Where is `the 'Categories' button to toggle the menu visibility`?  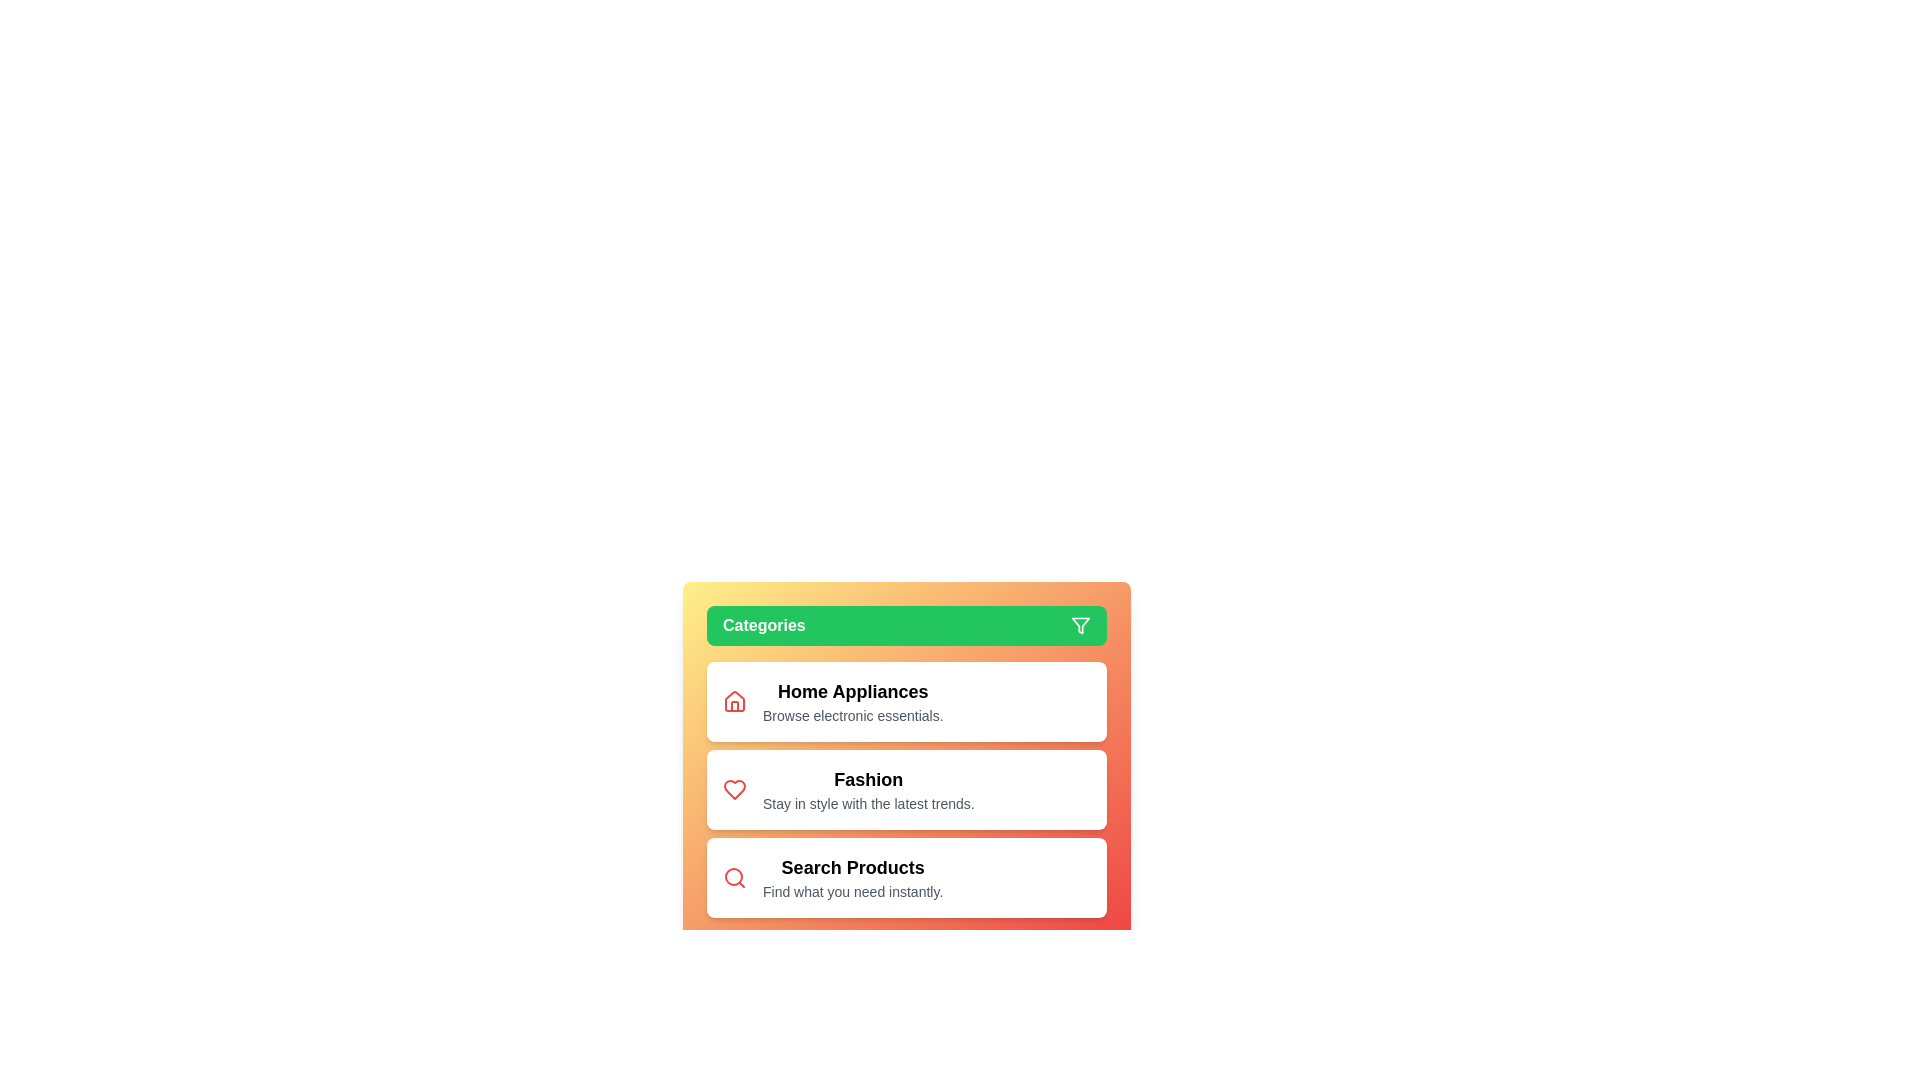
the 'Categories' button to toggle the menu visibility is located at coordinates (906, 624).